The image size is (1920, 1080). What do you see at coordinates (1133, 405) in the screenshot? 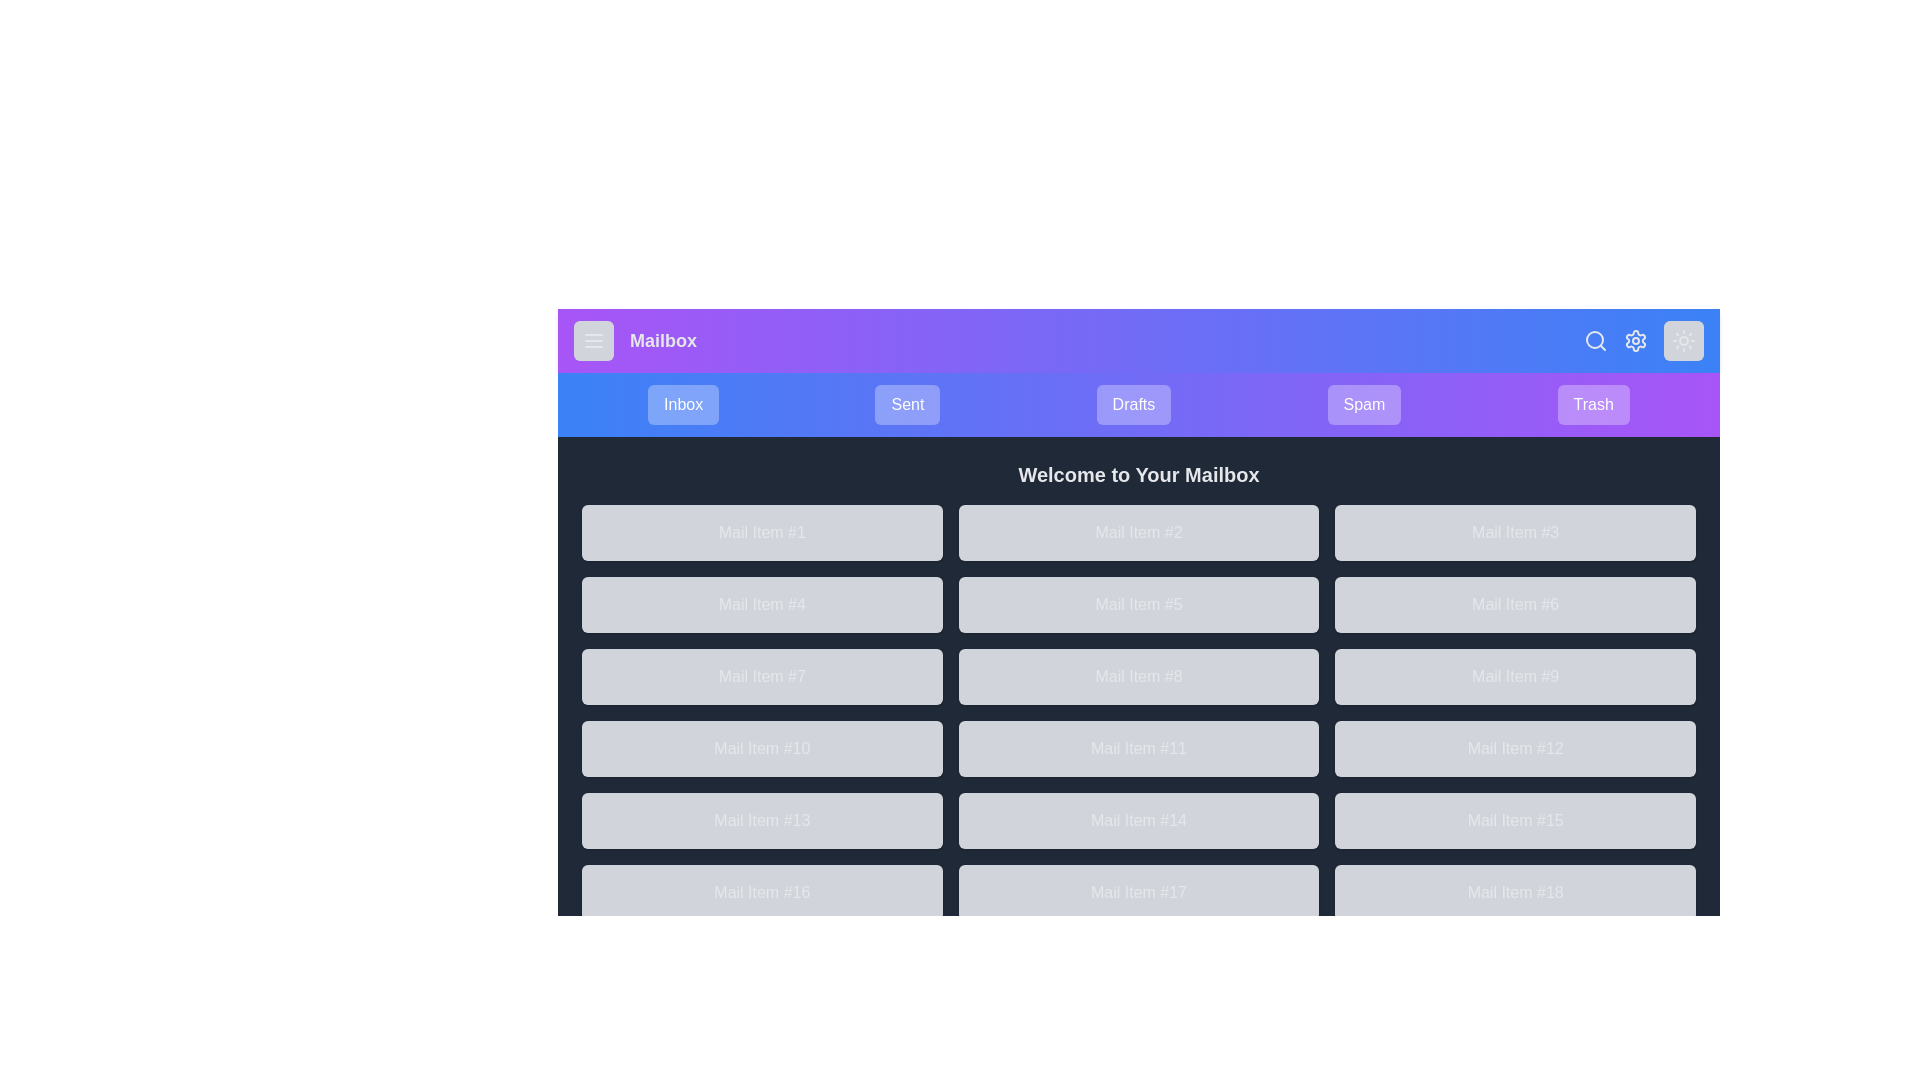
I see `the navigation or action element Drafts` at bounding box center [1133, 405].